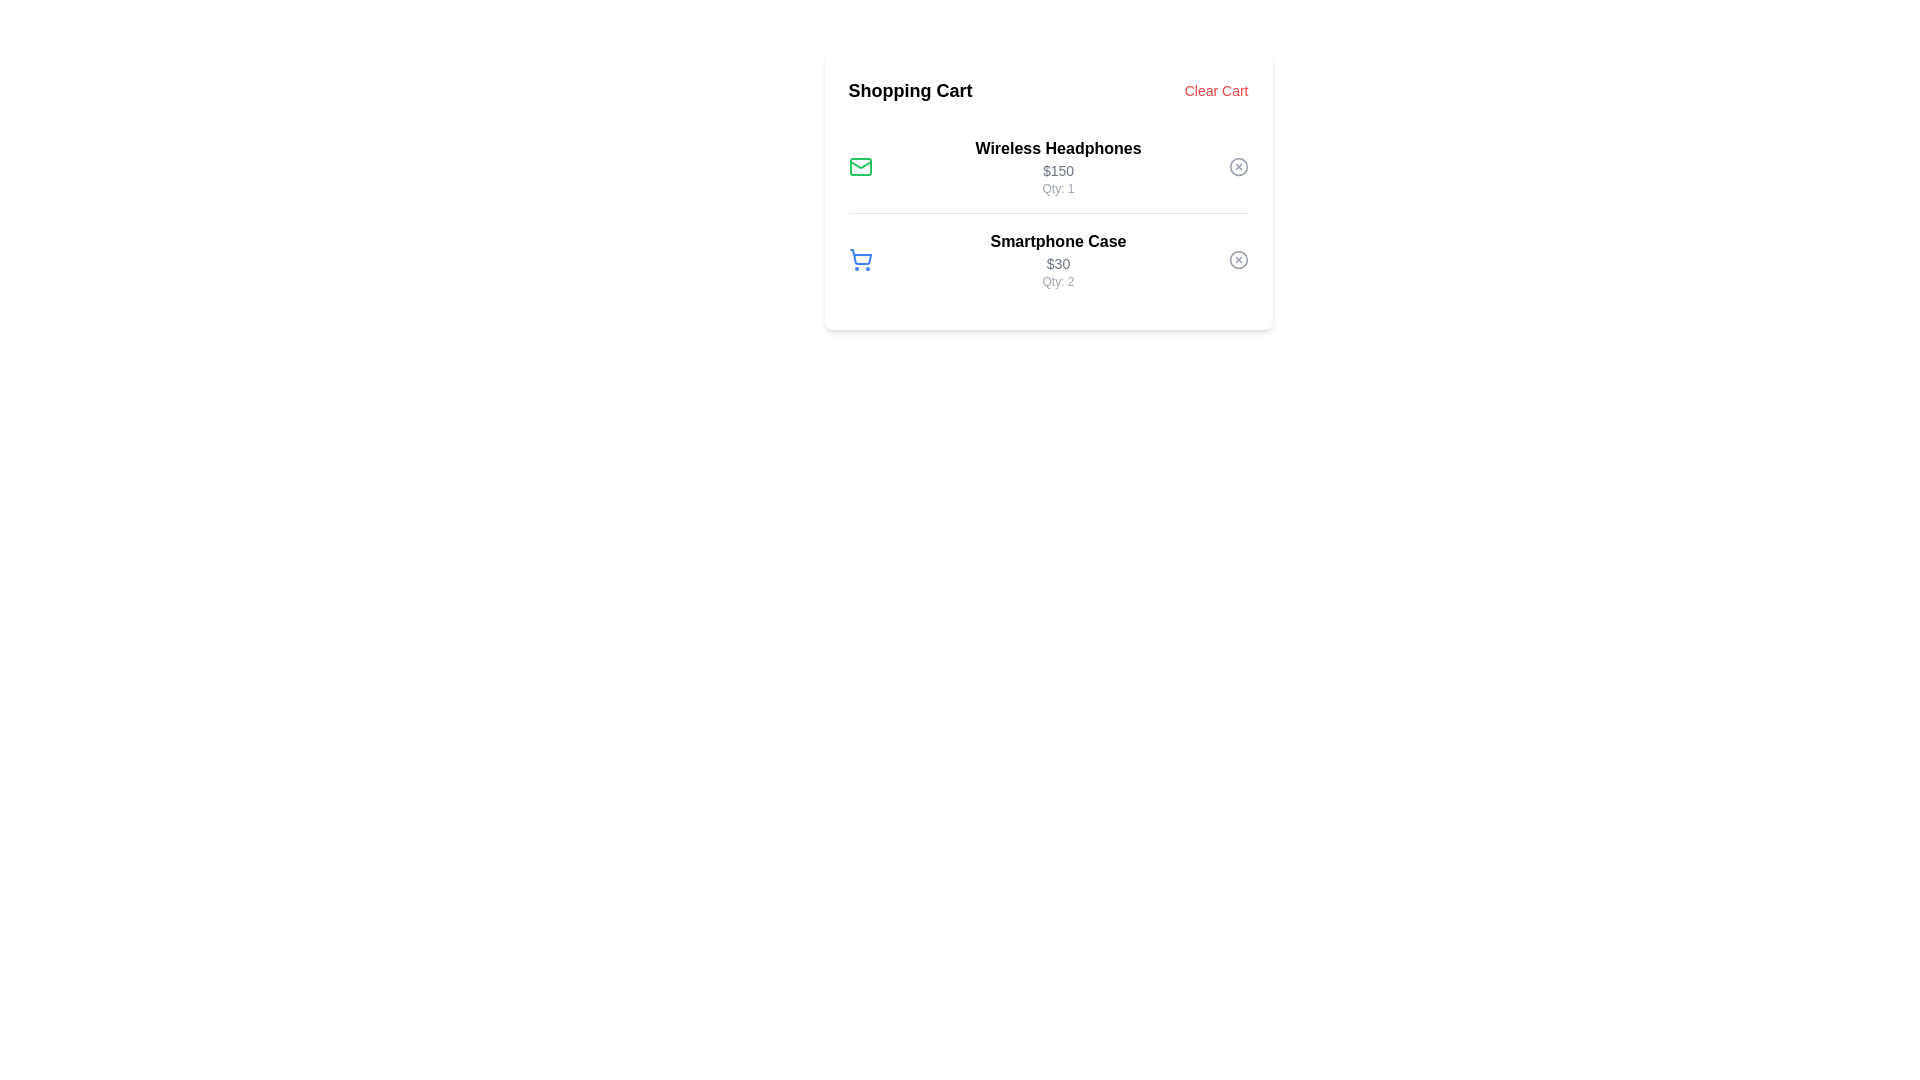 This screenshot has width=1920, height=1080. Describe the element at coordinates (1057, 281) in the screenshot. I see `the static text label displaying the quantity of 'Smartphone Case' in the shopping cart, which is located below the item's price ('$30')` at that location.